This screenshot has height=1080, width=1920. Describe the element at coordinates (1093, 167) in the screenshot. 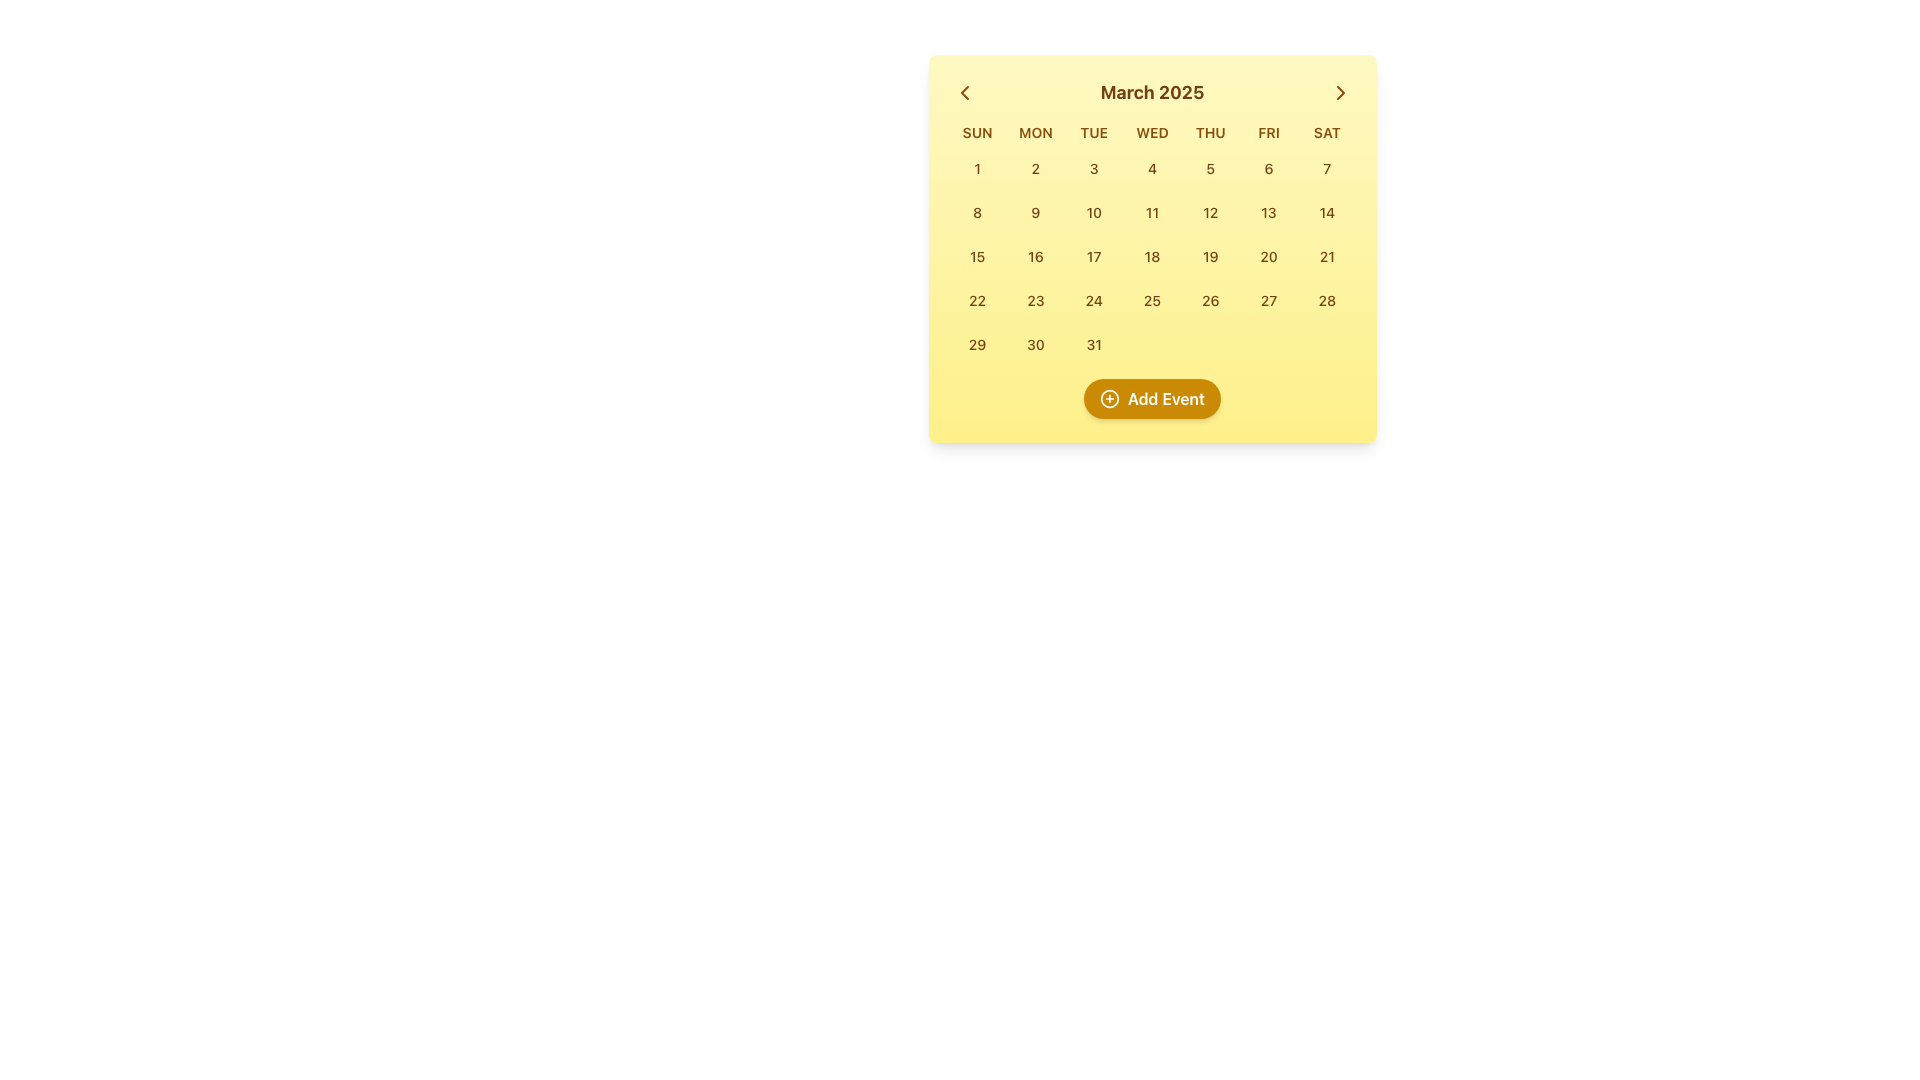

I see `the numeral '3' in the calendar layout, which is styled with a small and bold font on a yellow background` at that location.